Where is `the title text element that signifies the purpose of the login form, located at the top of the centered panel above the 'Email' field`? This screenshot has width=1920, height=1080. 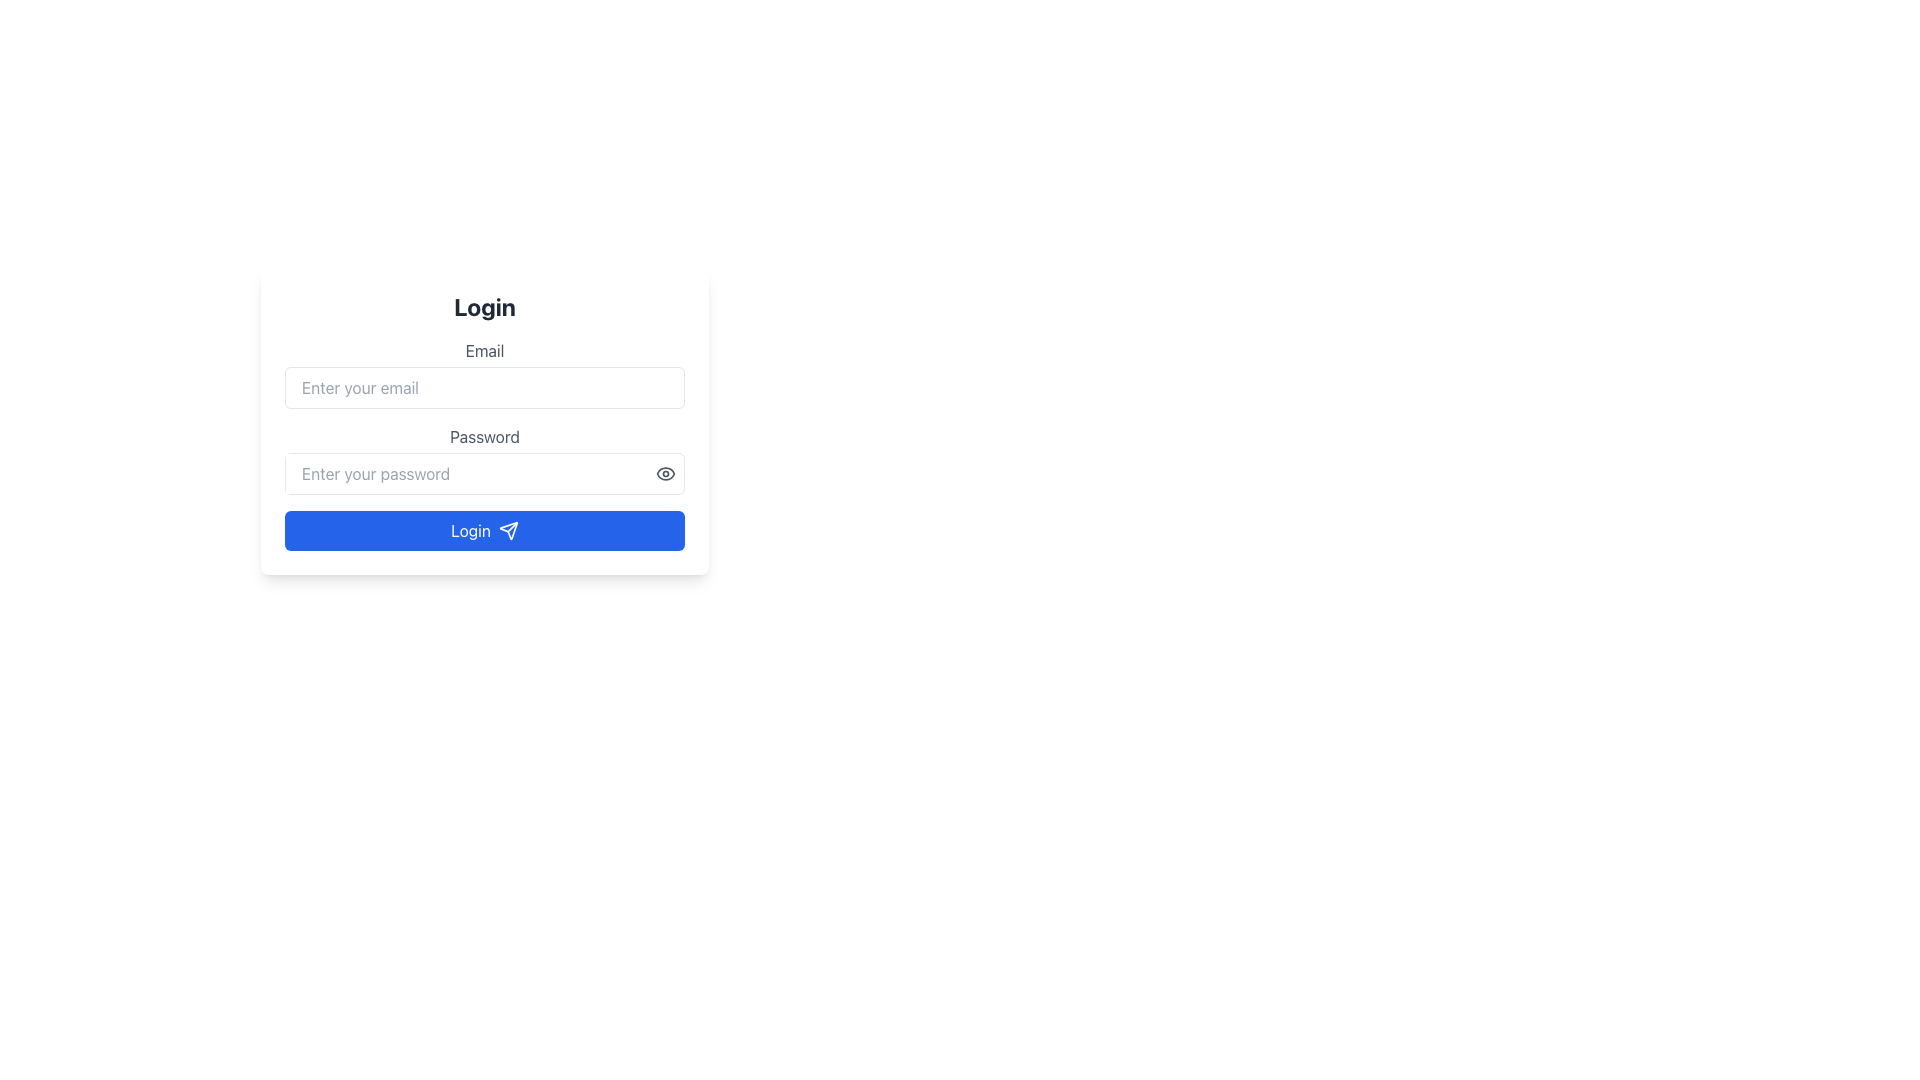 the title text element that signifies the purpose of the login form, located at the top of the centered panel above the 'Email' field is located at coordinates (484, 307).